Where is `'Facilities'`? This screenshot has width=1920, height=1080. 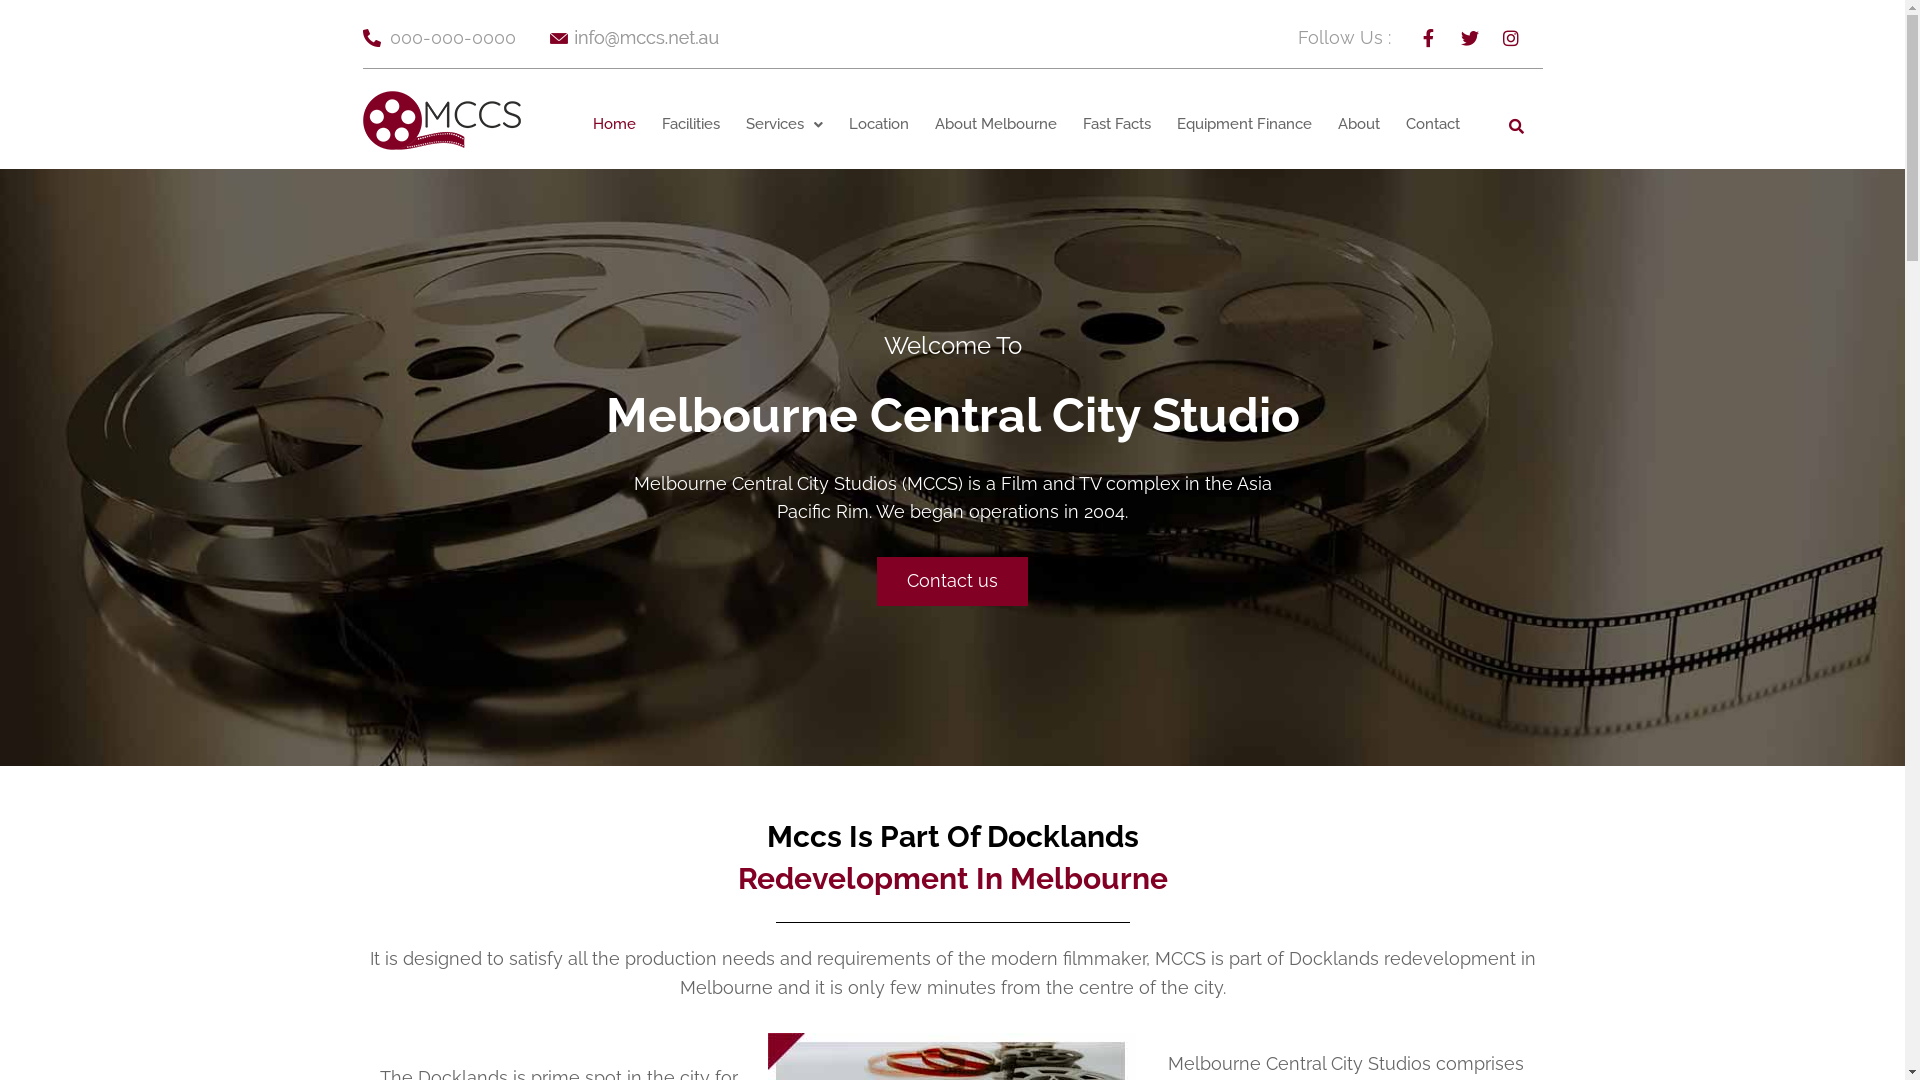
'Facilities' is located at coordinates (648, 124).